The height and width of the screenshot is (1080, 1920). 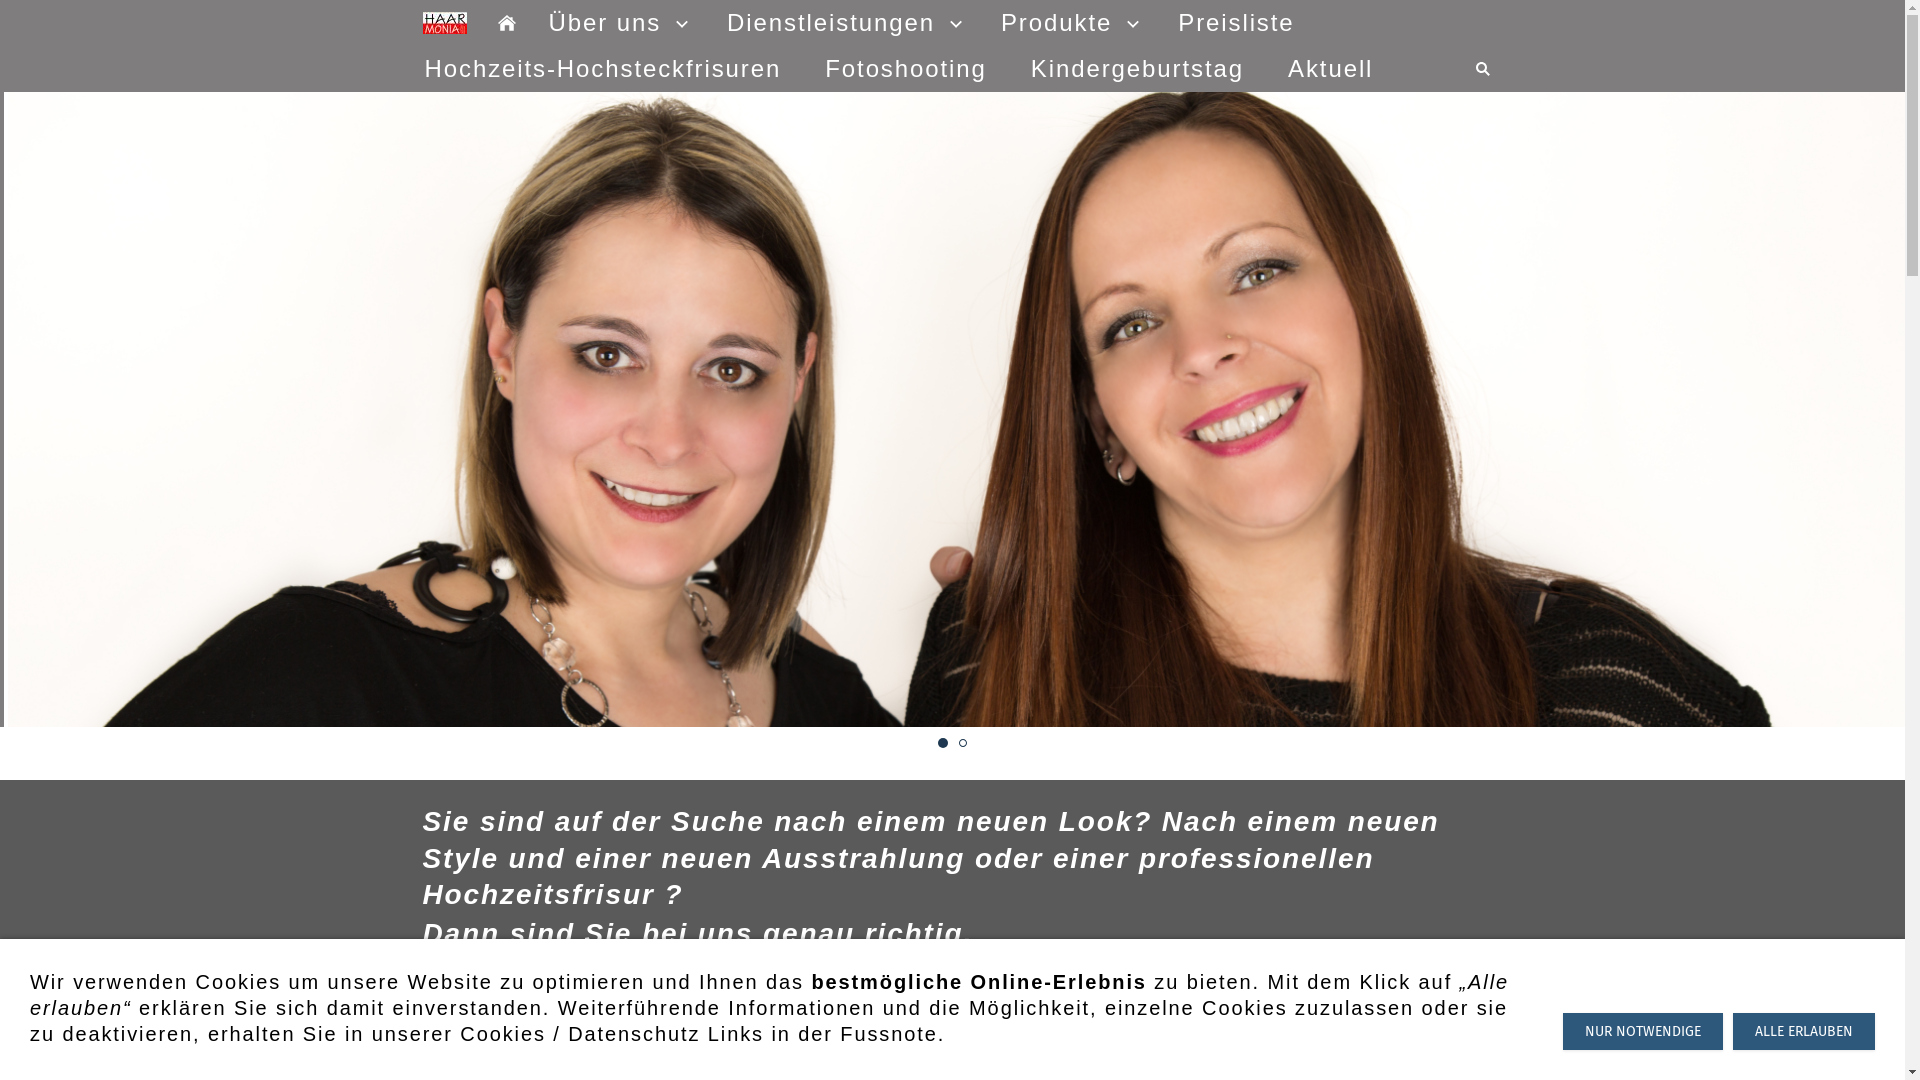 I want to click on 'Kindergeburtstag', so click(x=1137, y=68).